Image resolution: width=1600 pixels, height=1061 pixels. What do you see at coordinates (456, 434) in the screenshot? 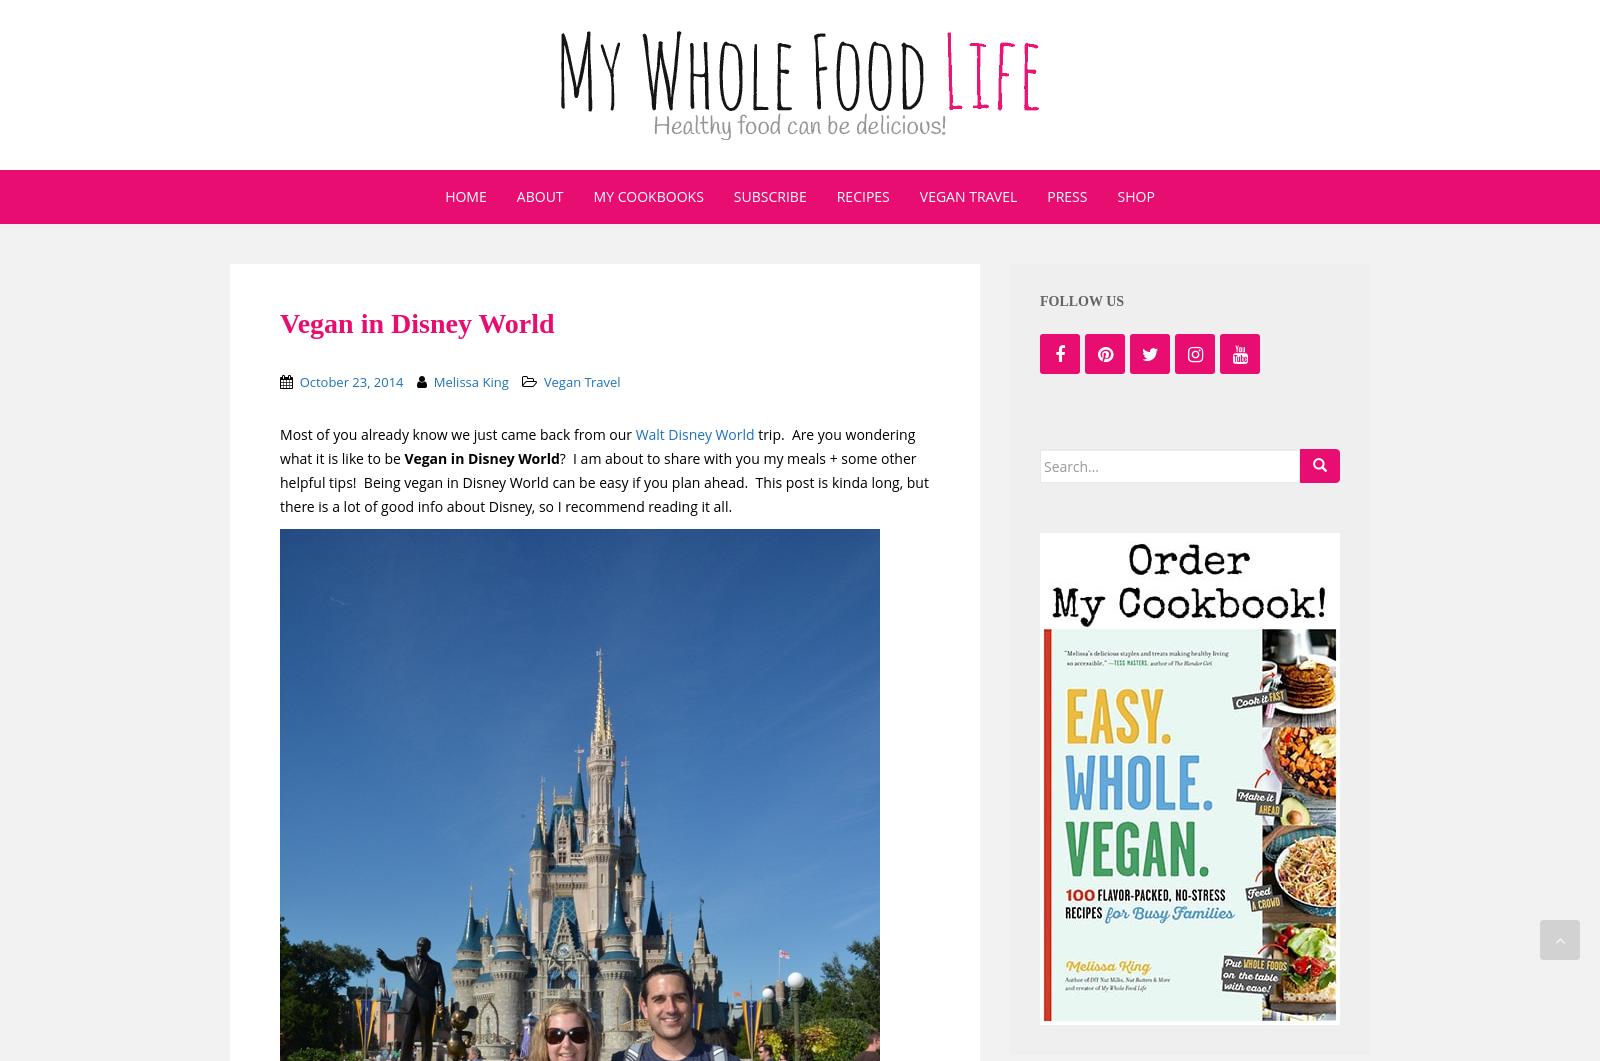
I see `'Most of you already know we just came back from our'` at bounding box center [456, 434].